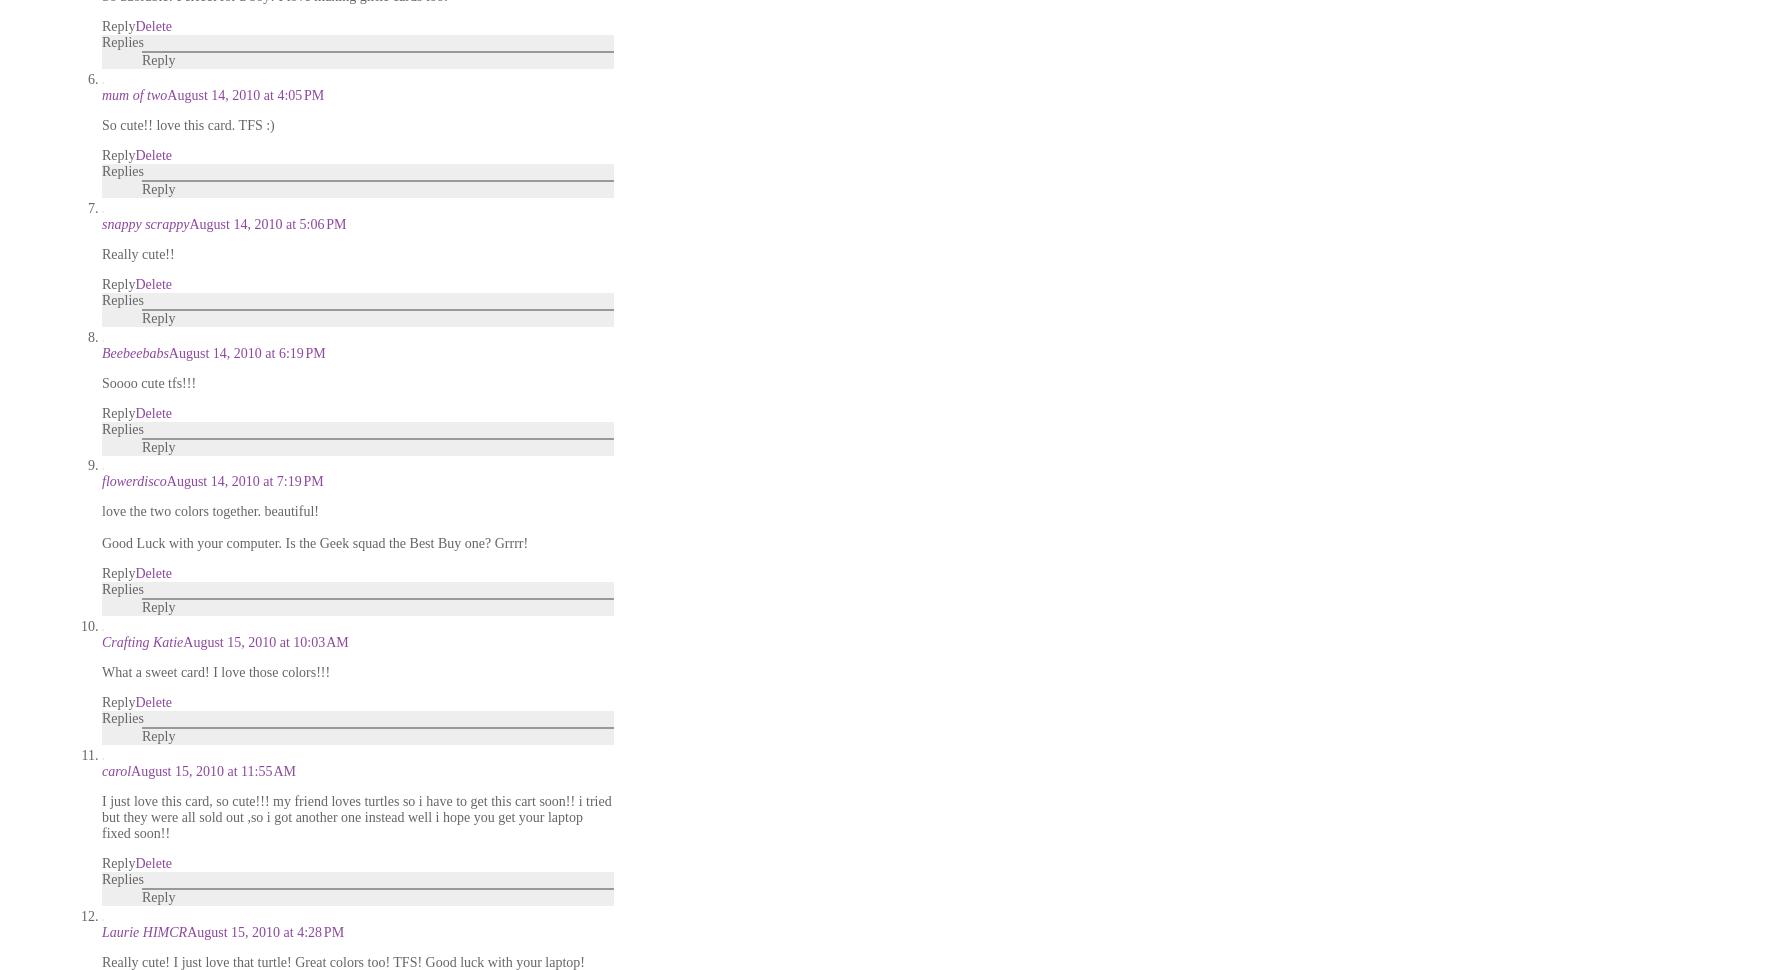 Image resolution: width=1770 pixels, height=970 pixels. I want to click on 'August 15, 2010 at 10:03 AM', so click(265, 641).